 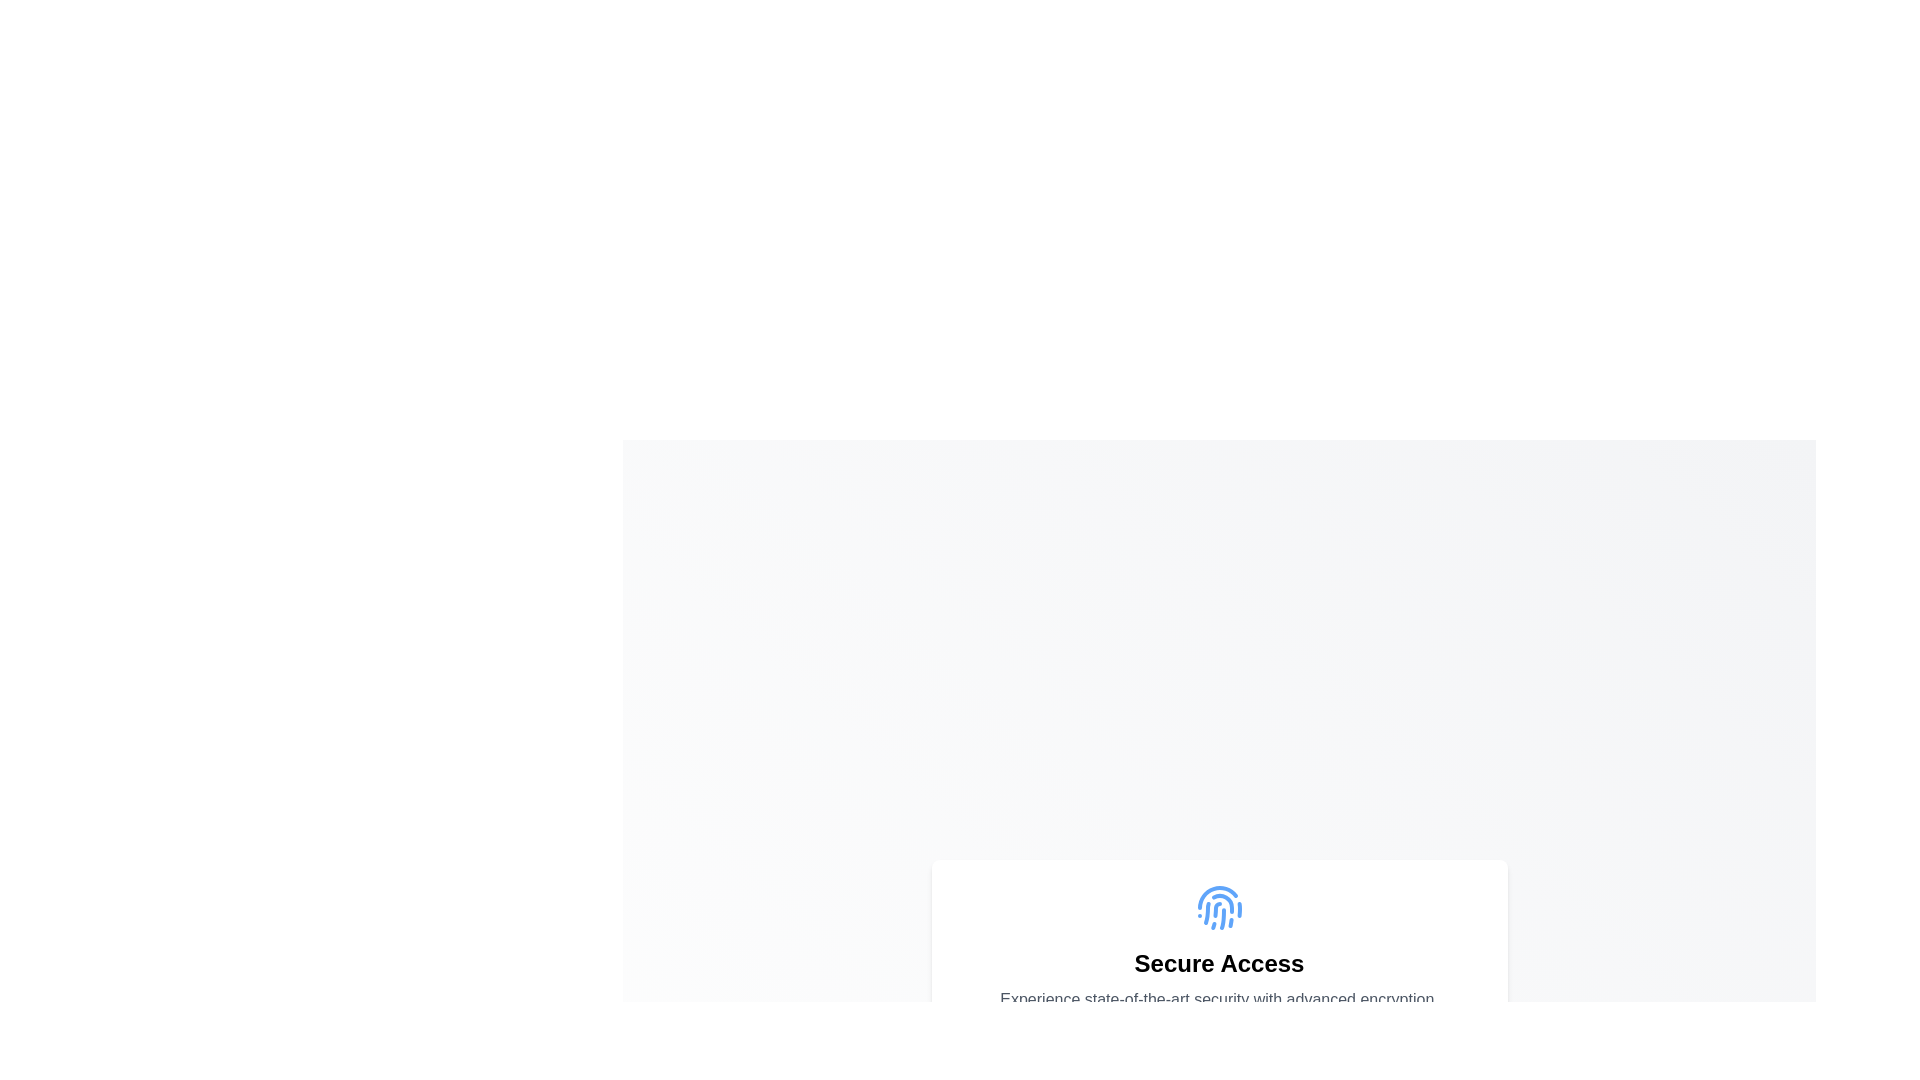 I want to click on header text located below the fingerprint icon, which serves as a heading for secure access, so click(x=1218, y=963).